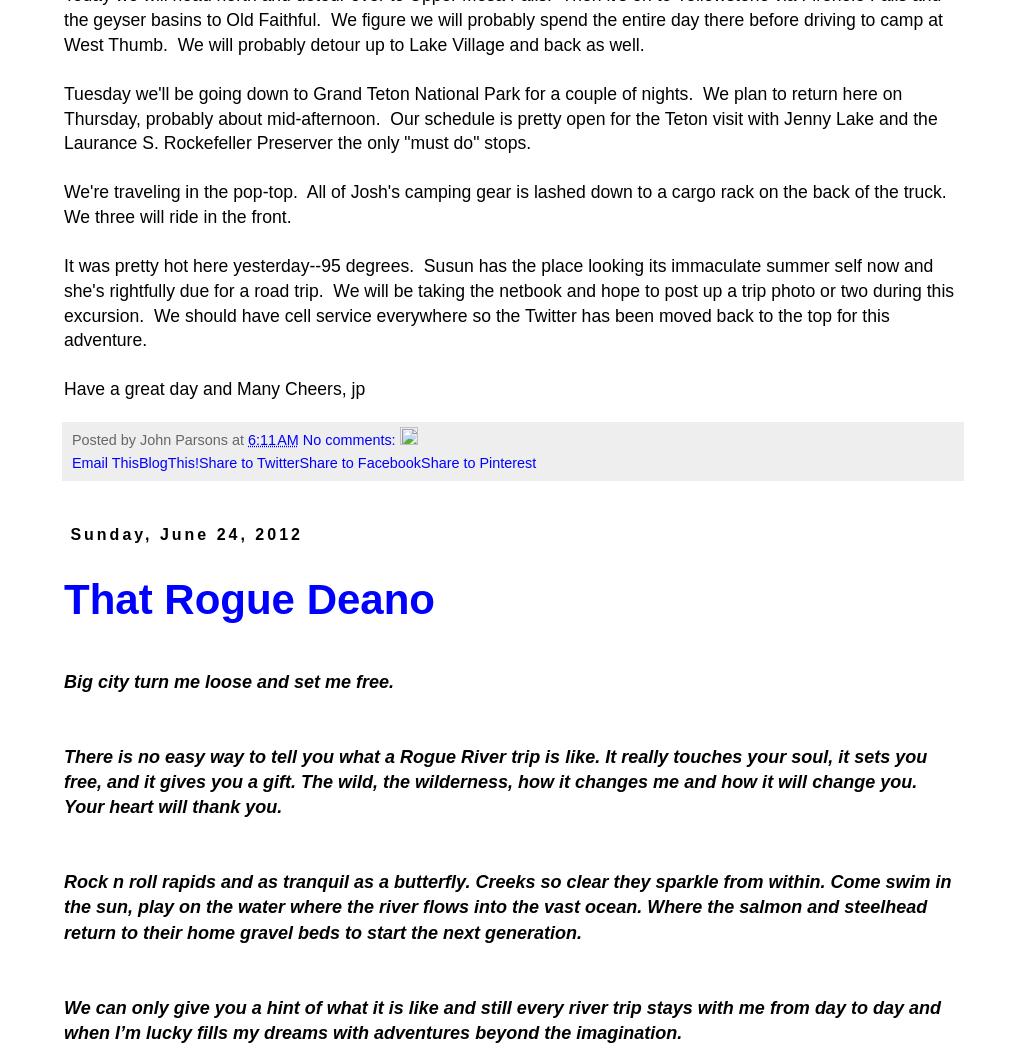 The height and width of the screenshot is (1060, 1018). What do you see at coordinates (505, 203) in the screenshot?
I see `'We're traveling in the pop-top.  All of Josh's camping gear is lashed down to a cargo rack on the back of the truck. We three will ride in the front.'` at bounding box center [505, 203].